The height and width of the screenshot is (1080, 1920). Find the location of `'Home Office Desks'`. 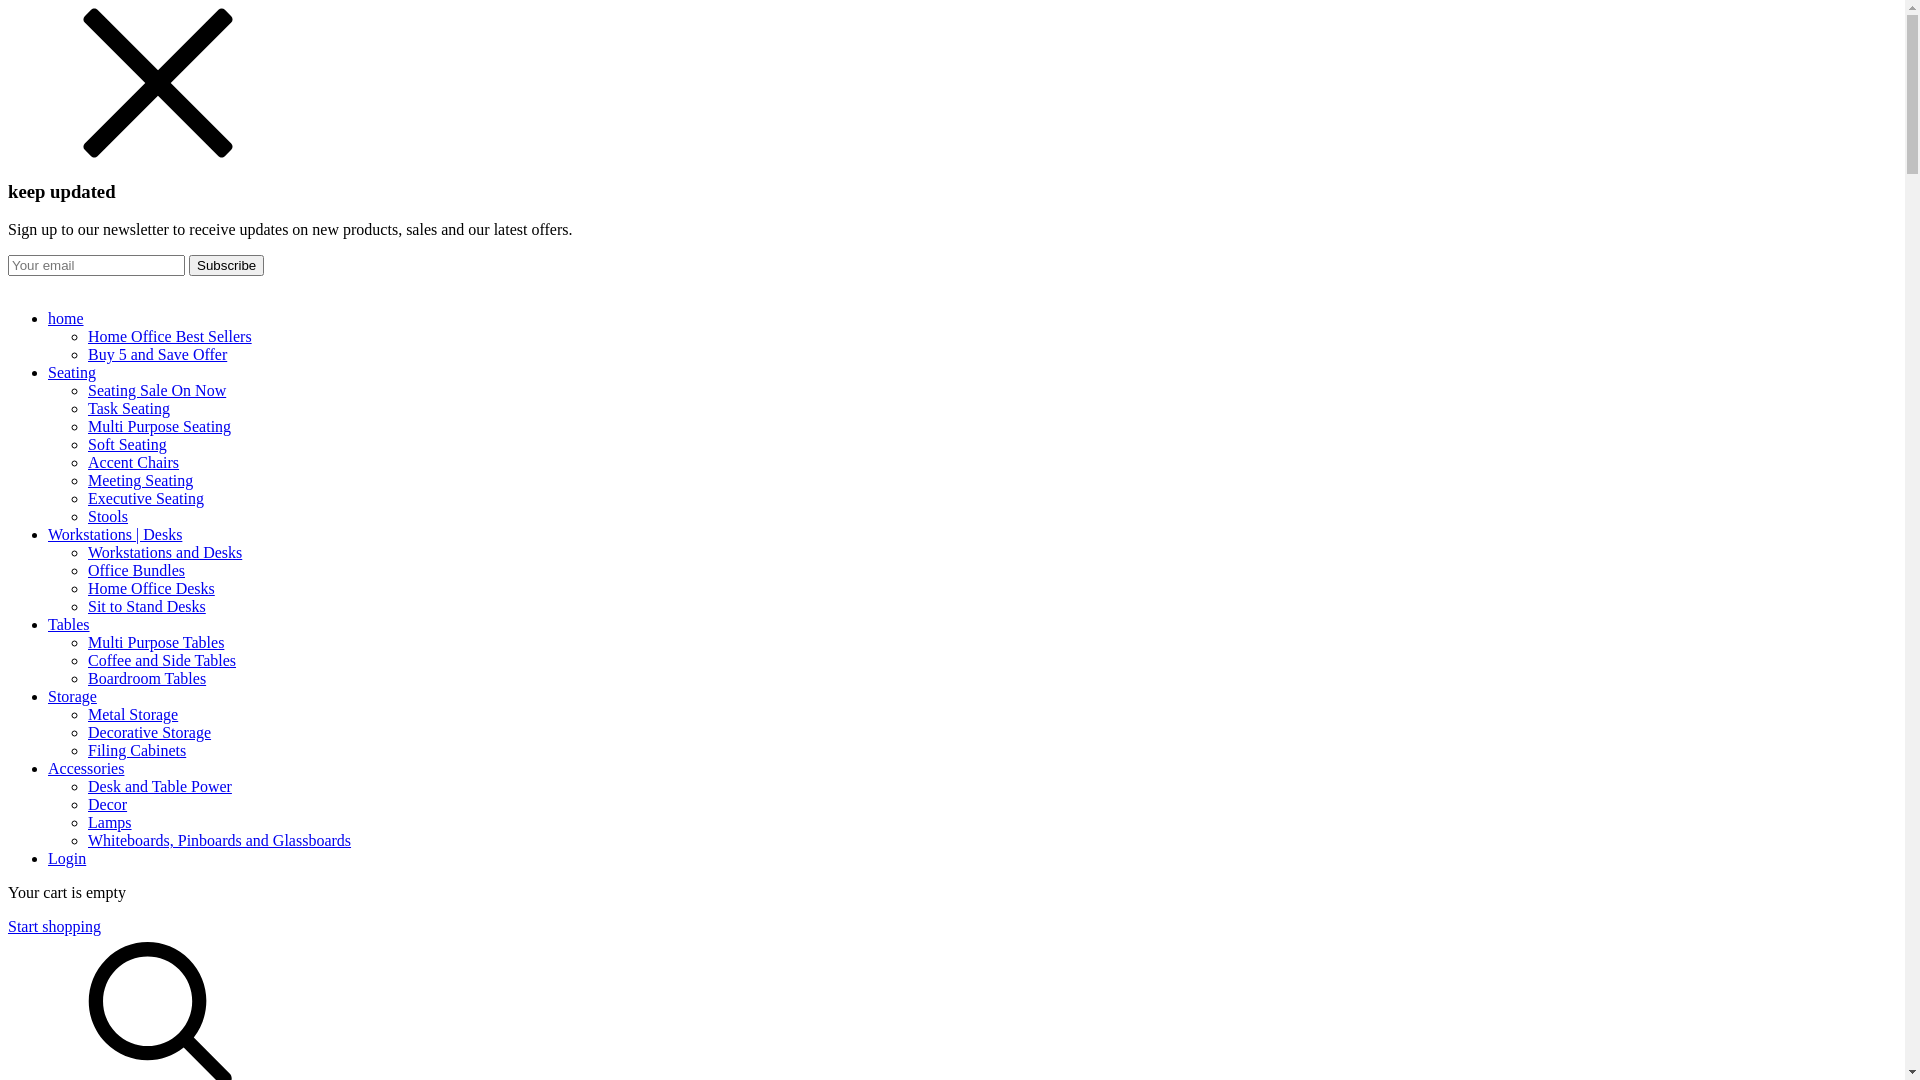

'Home Office Desks' is located at coordinates (86, 587).